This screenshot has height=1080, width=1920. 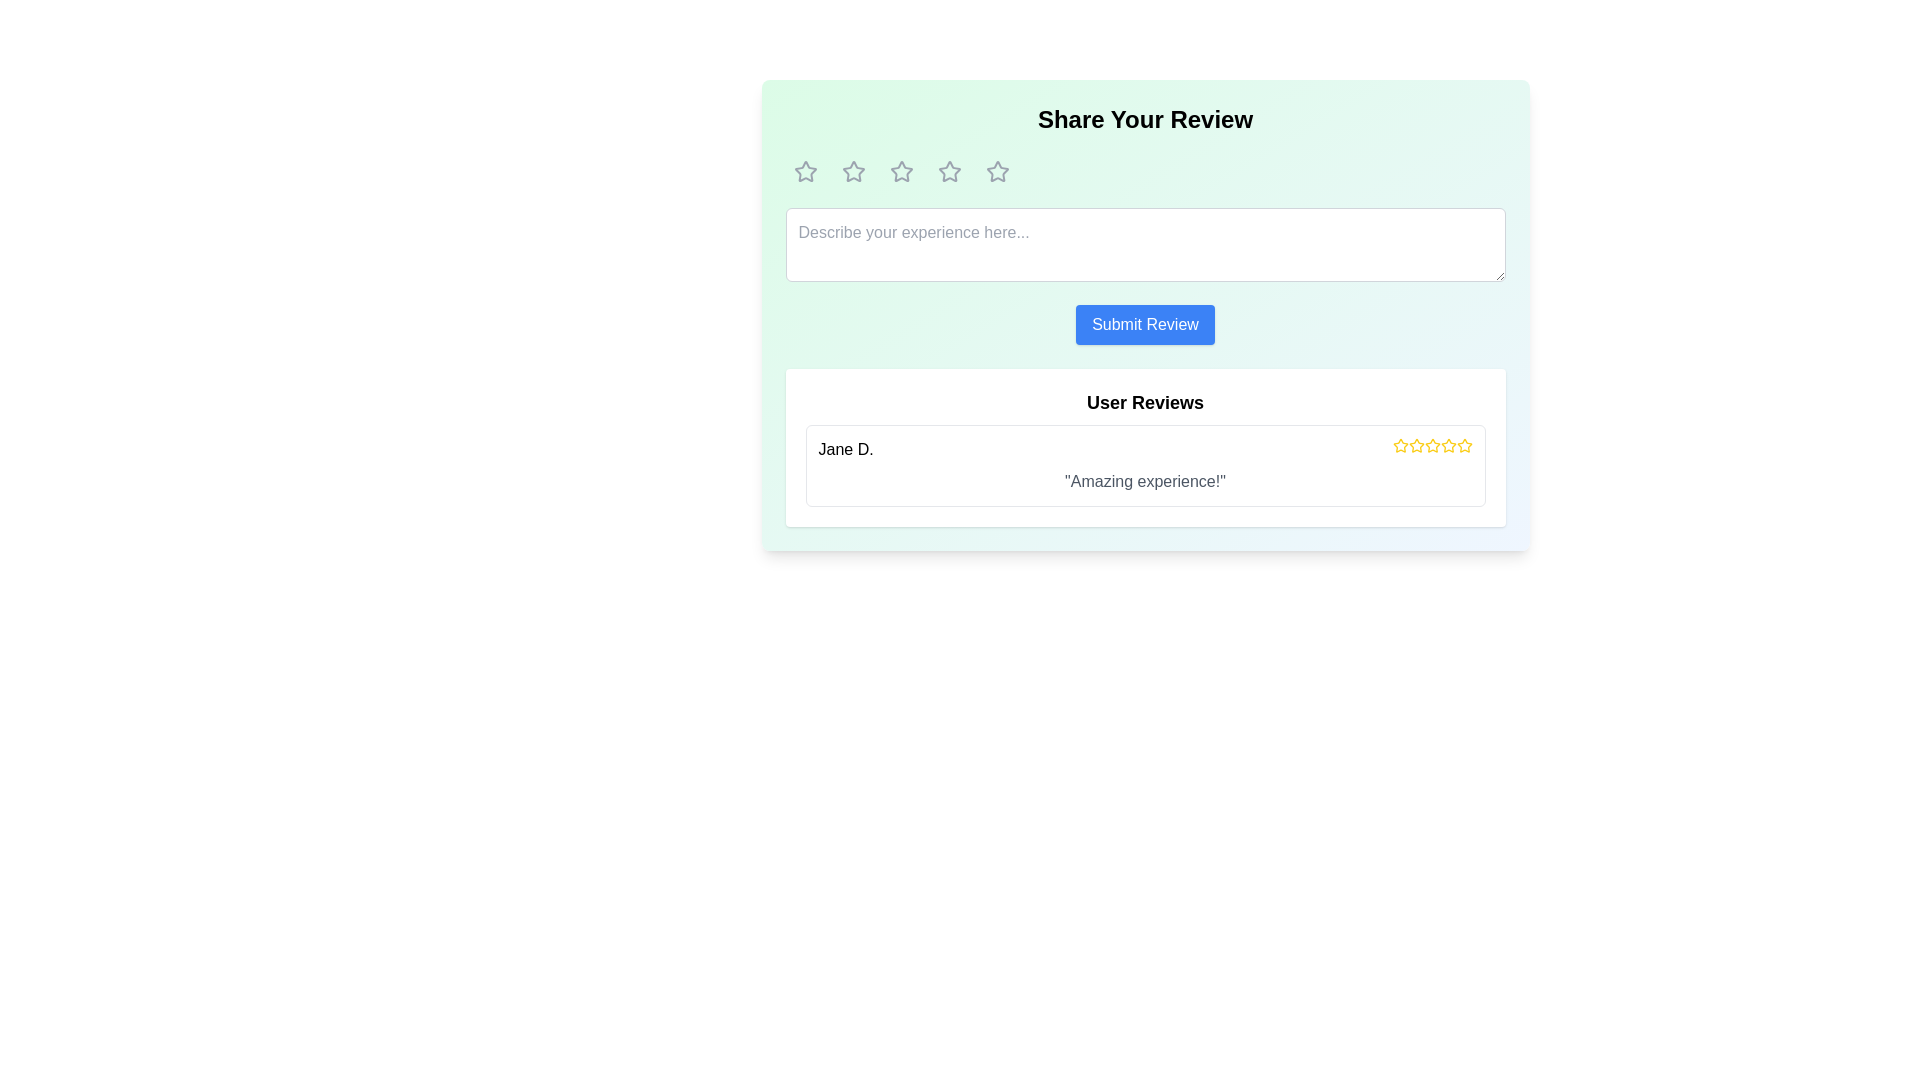 What do you see at coordinates (1448, 444) in the screenshot?
I see `the fourth star icon representing user feedback, located next to the 'Jane D.' user review section` at bounding box center [1448, 444].